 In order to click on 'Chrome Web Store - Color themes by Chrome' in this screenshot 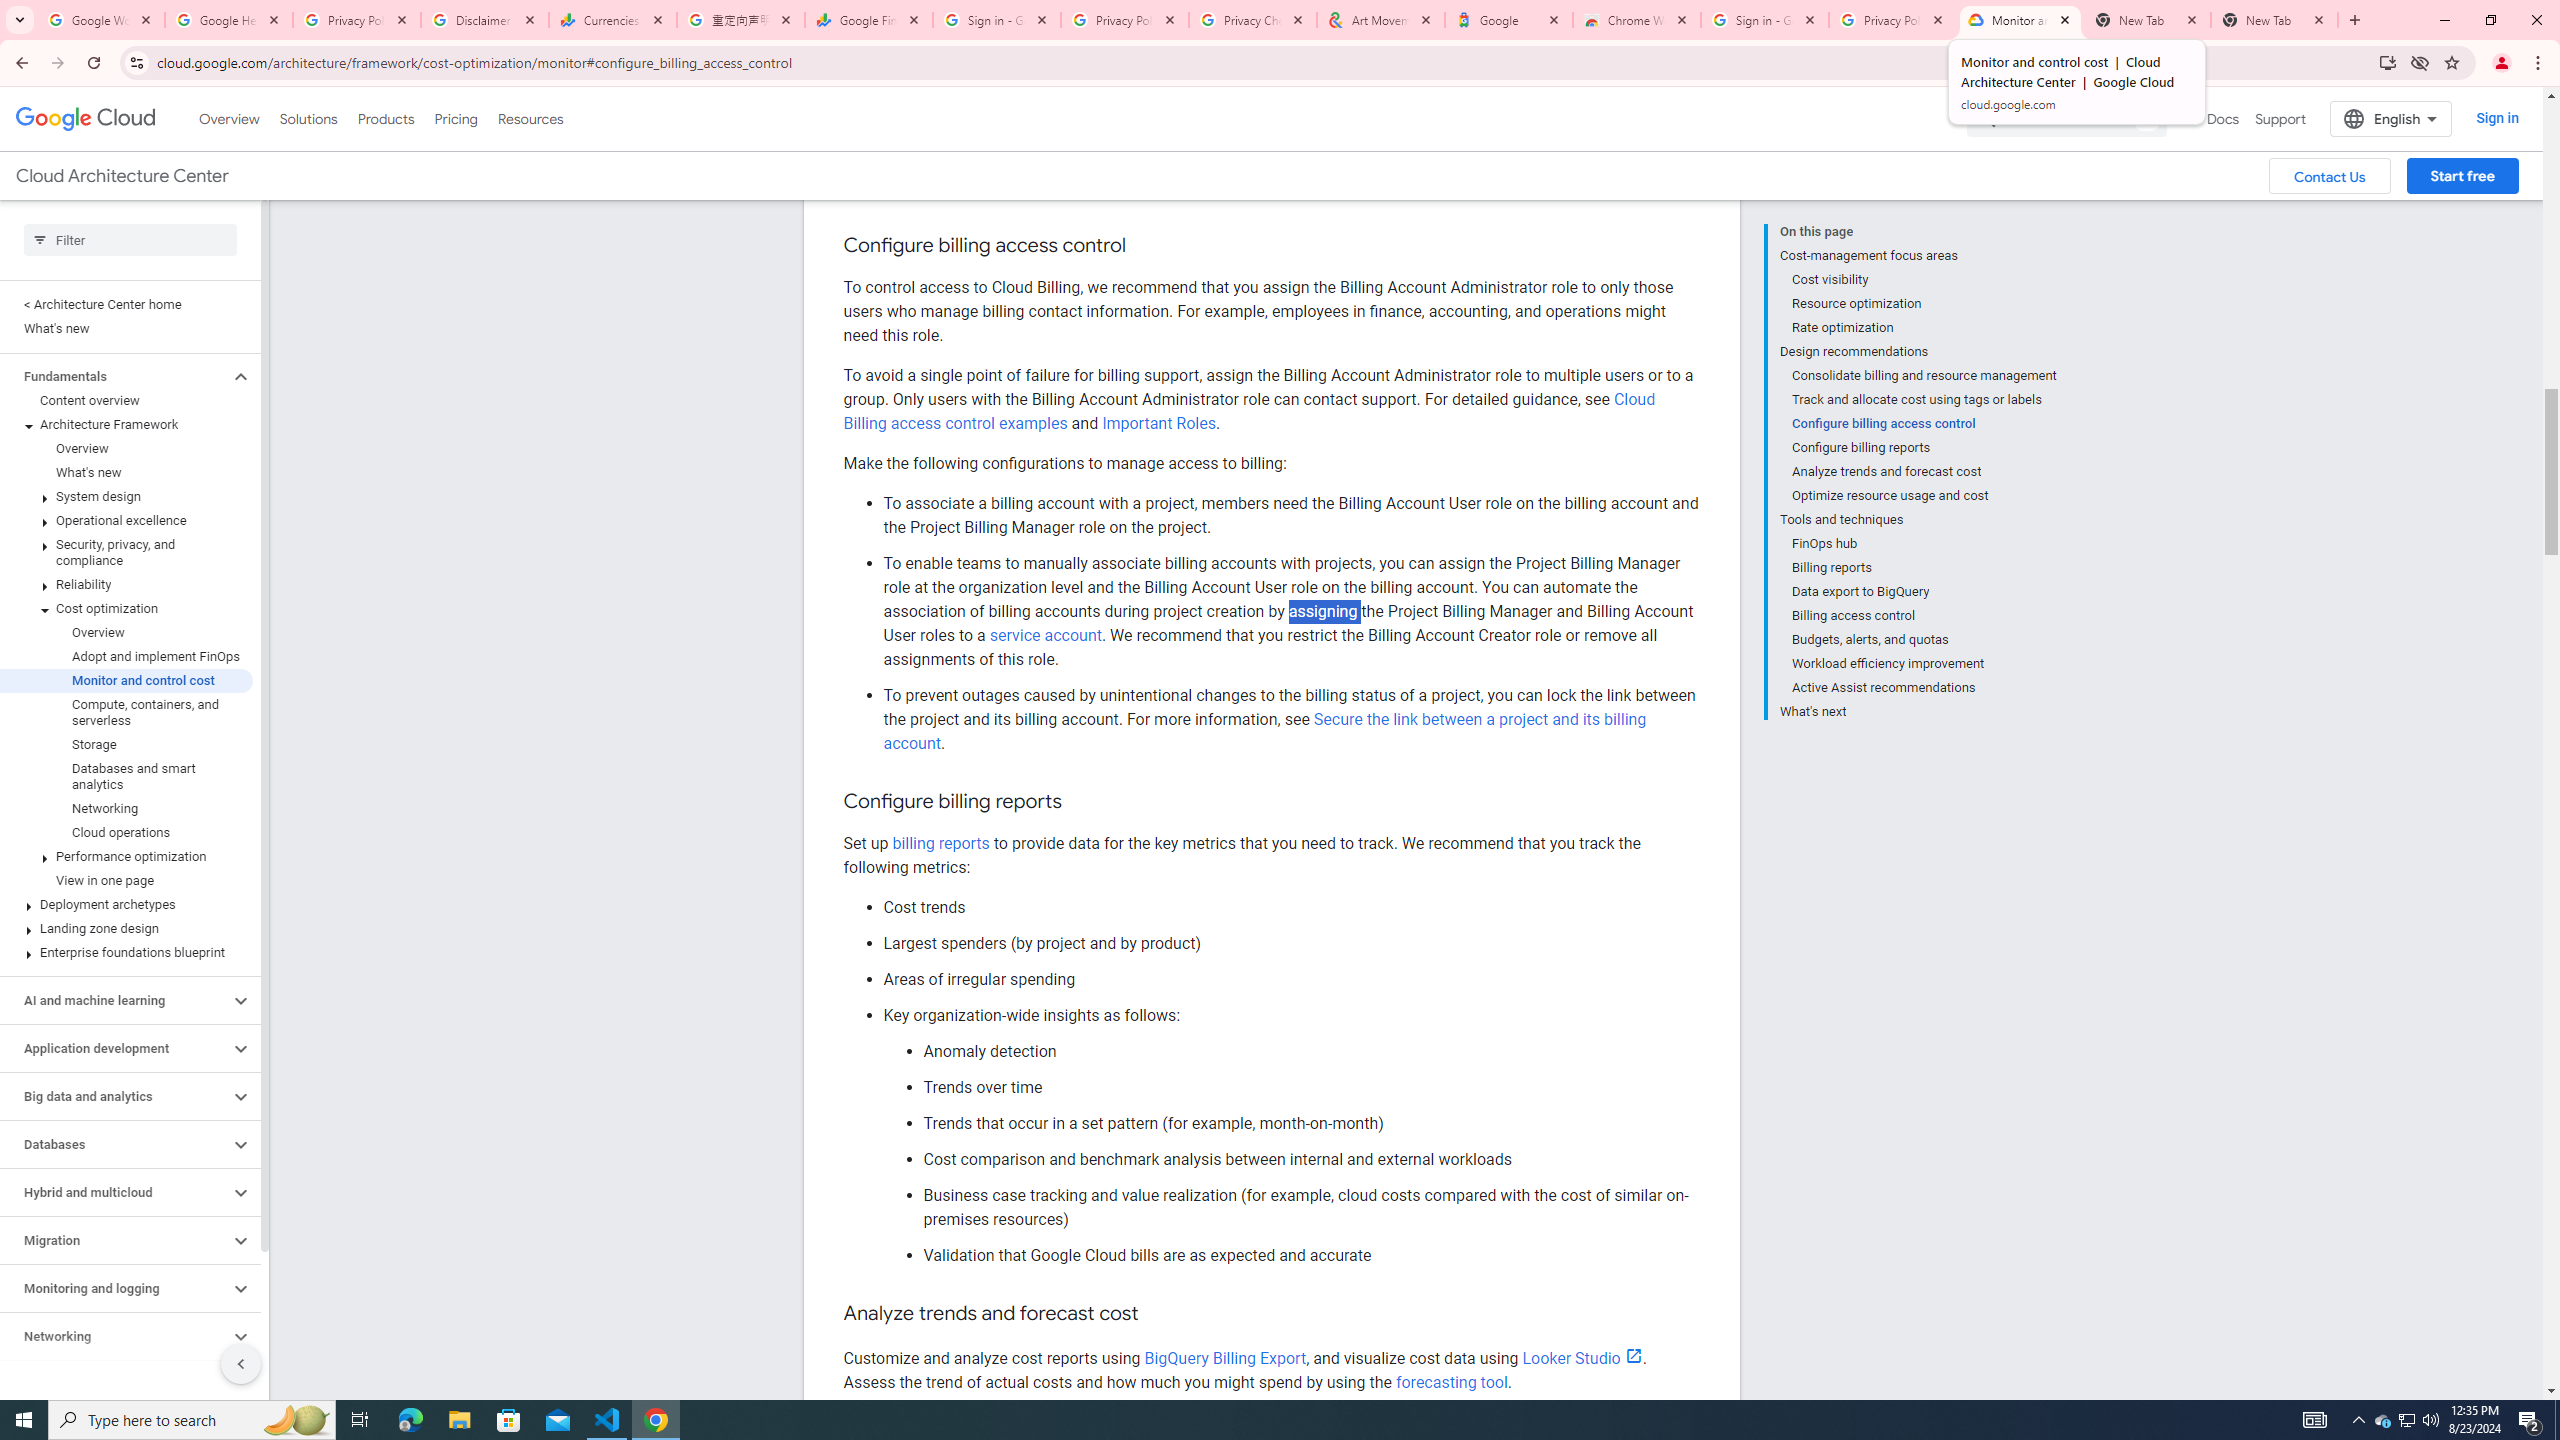, I will do `click(1636, 19)`.